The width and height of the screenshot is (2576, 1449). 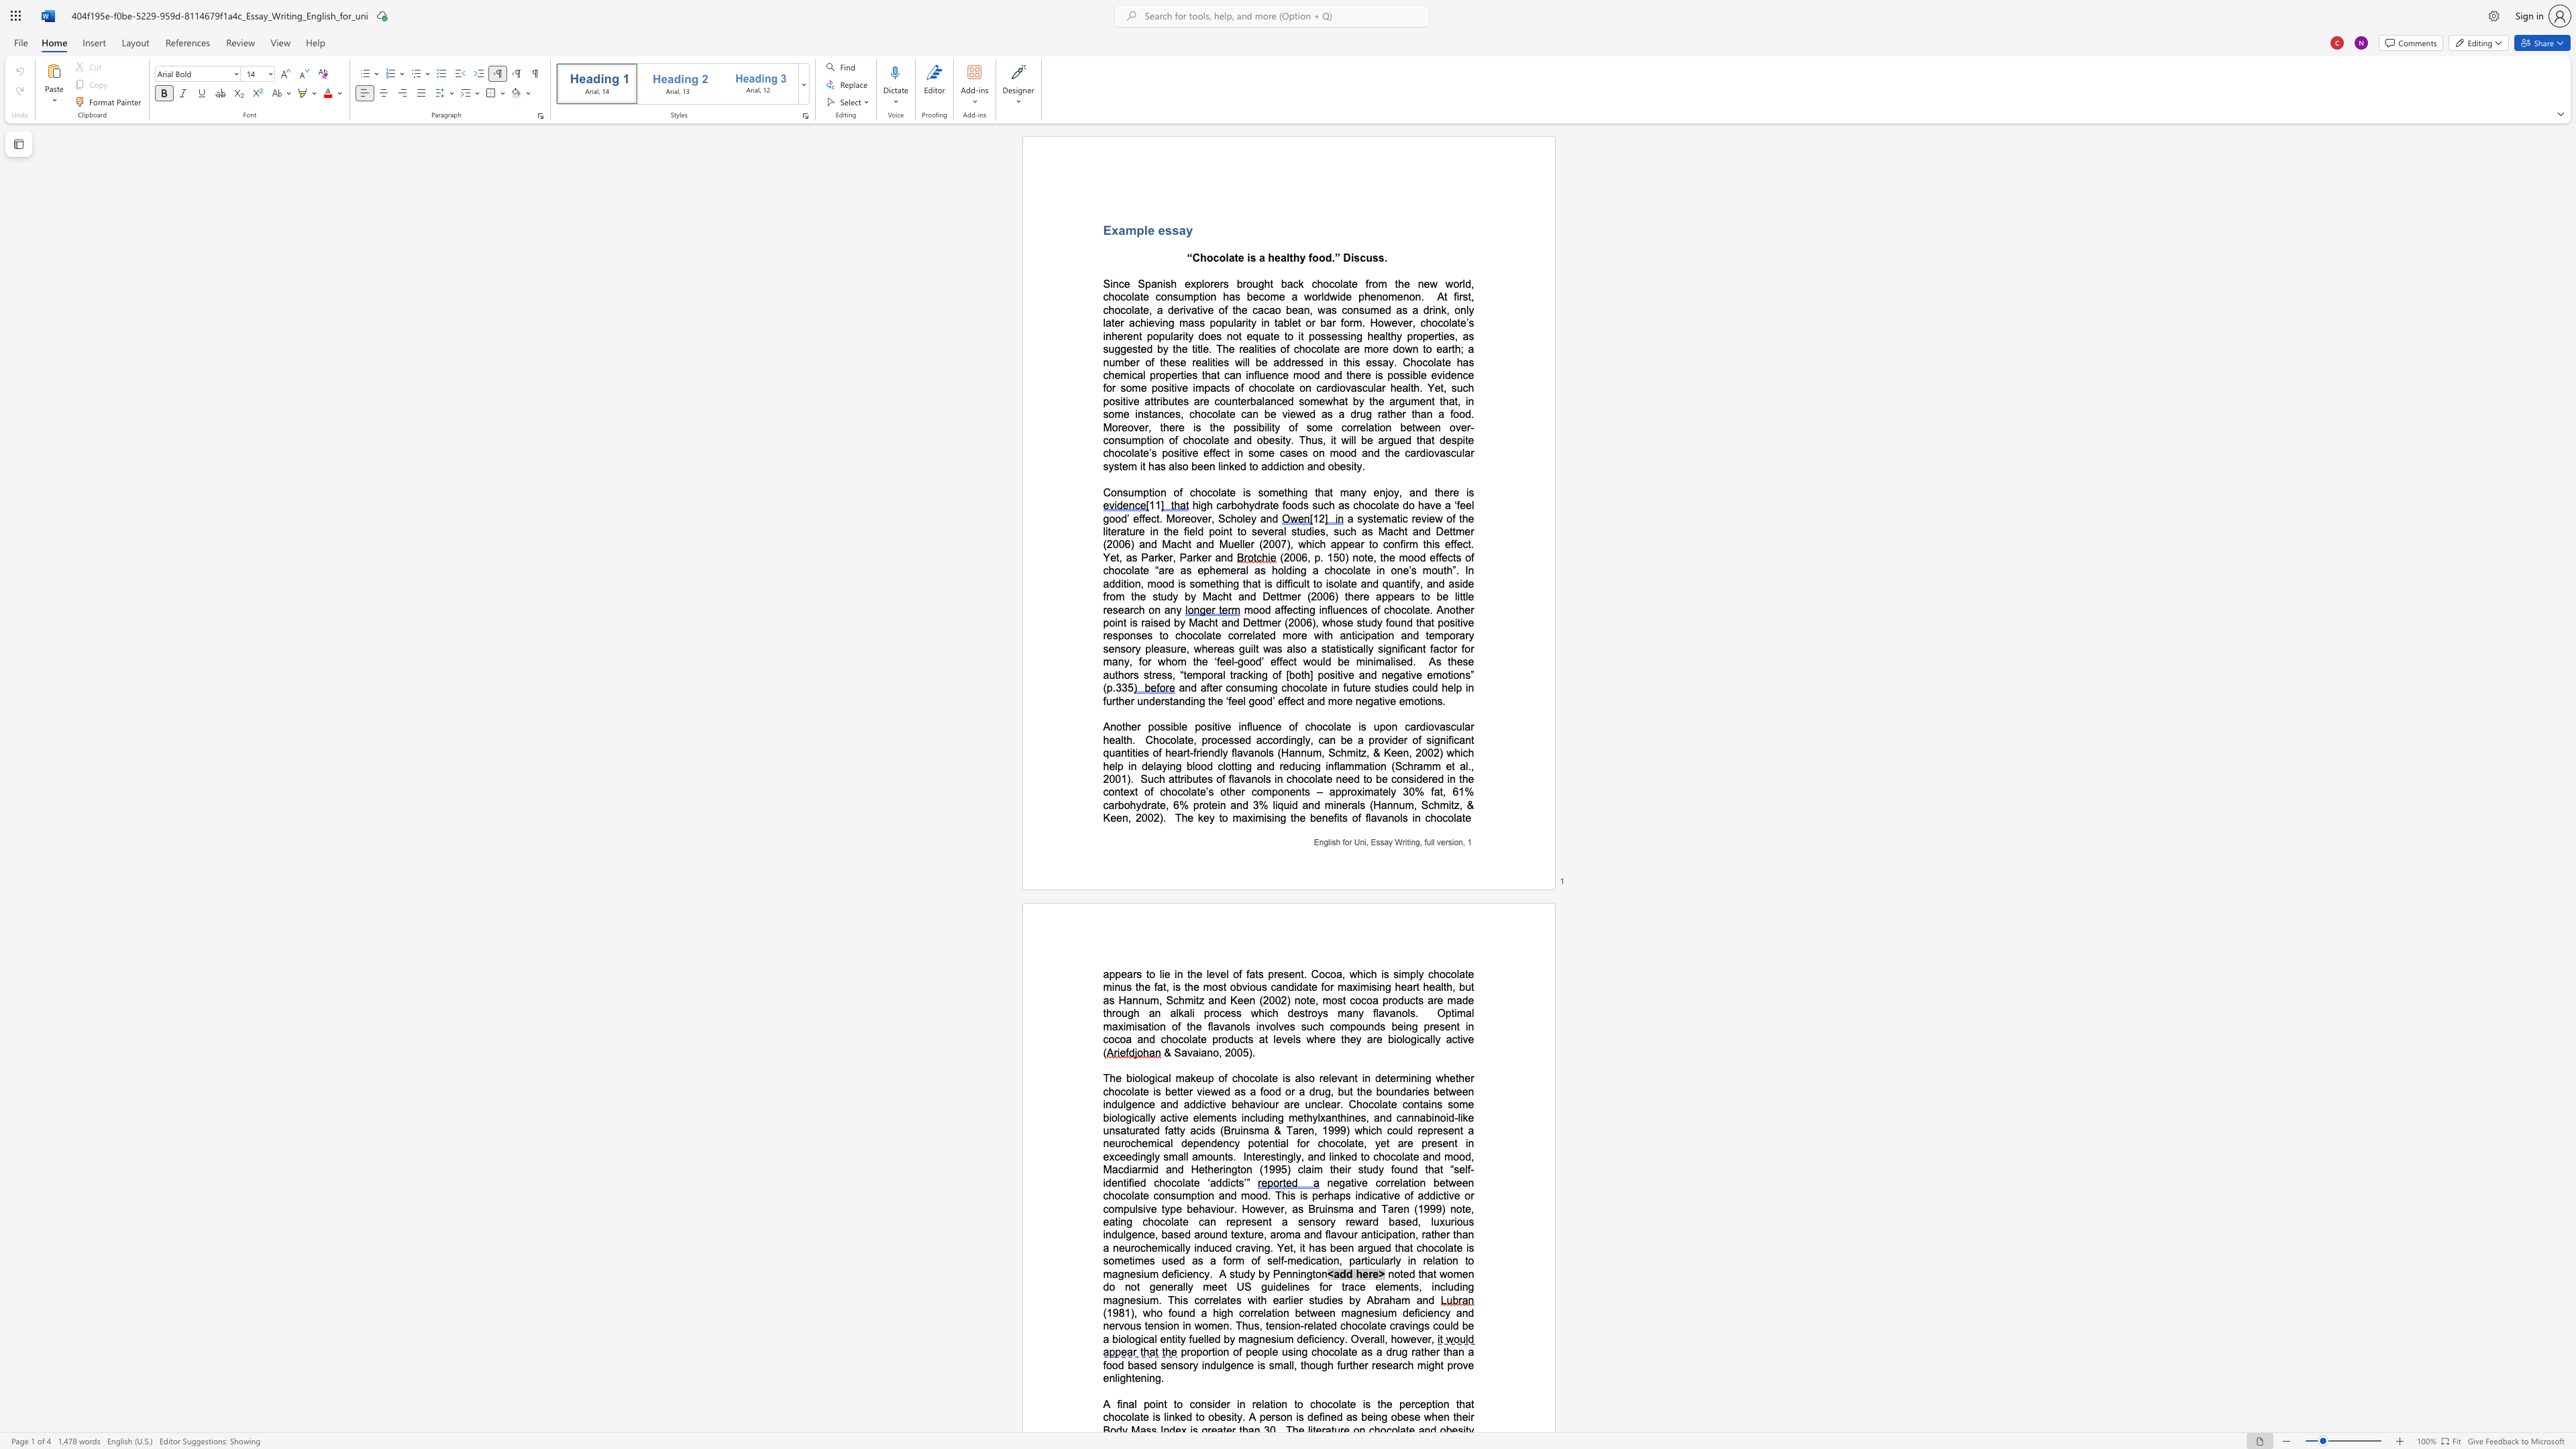 I want to click on the subset text "Interestingly, and linked to chocol" within the text "Interestingly, and linked to chocolate and", so click(x=1242, y=1157).